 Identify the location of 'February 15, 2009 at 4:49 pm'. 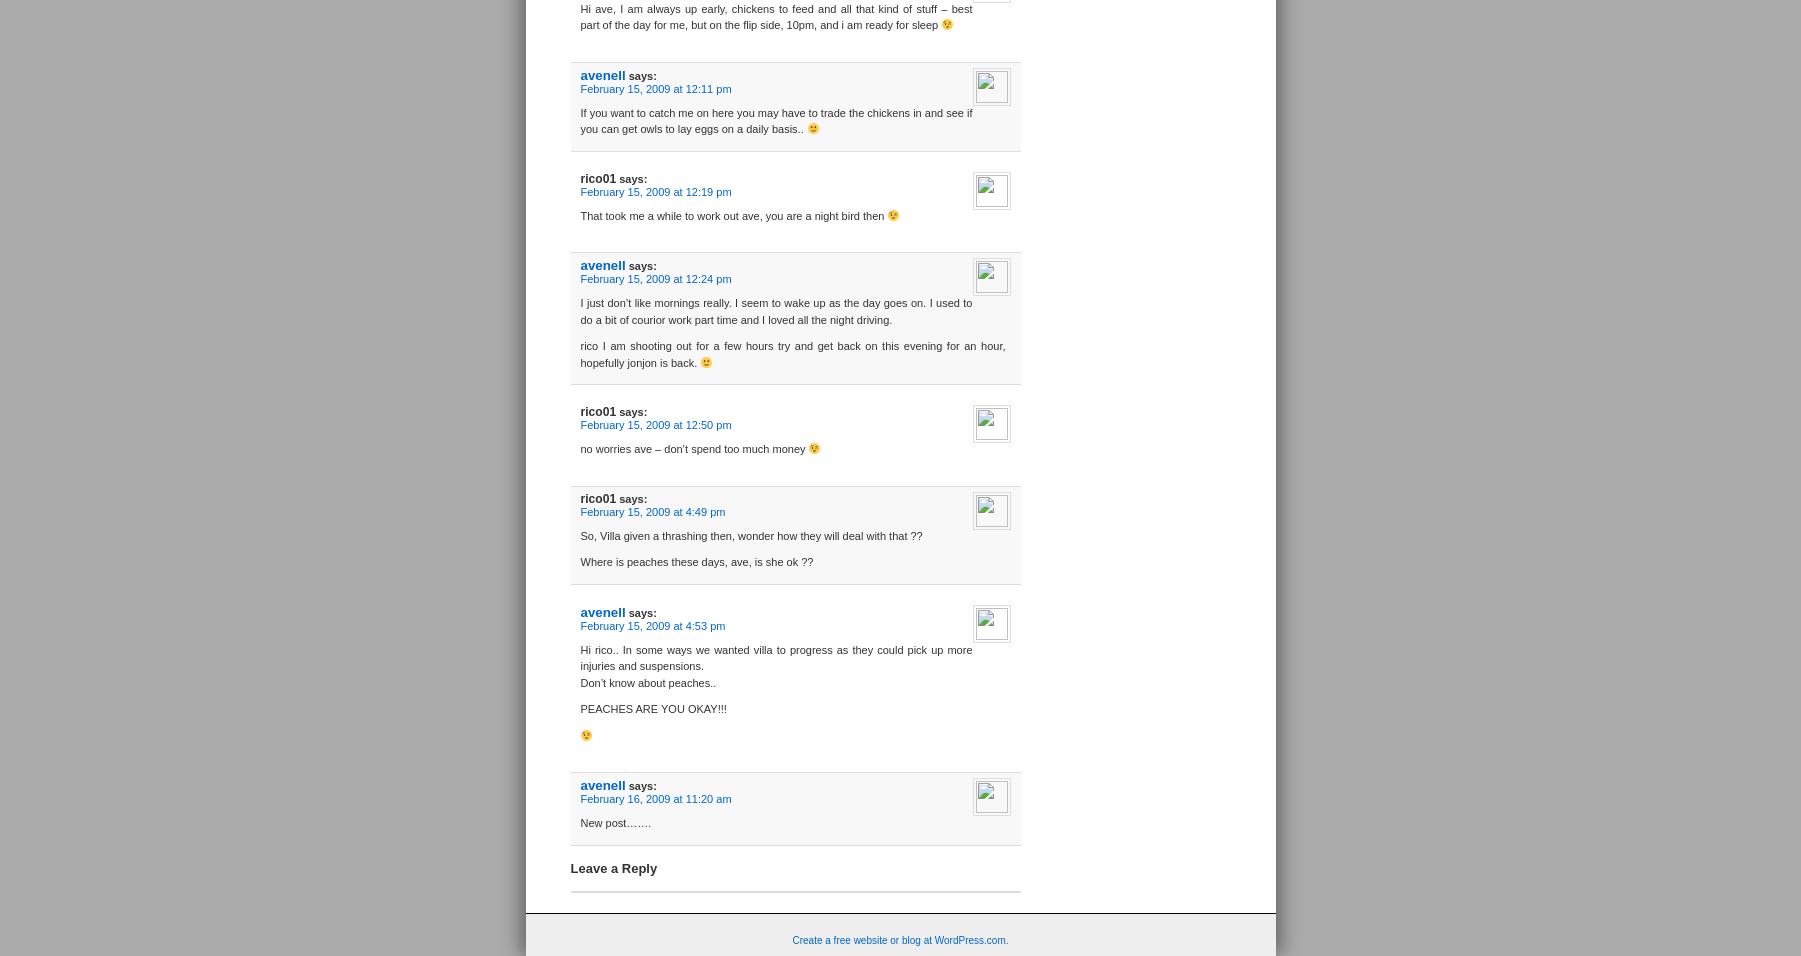
(651, 509).